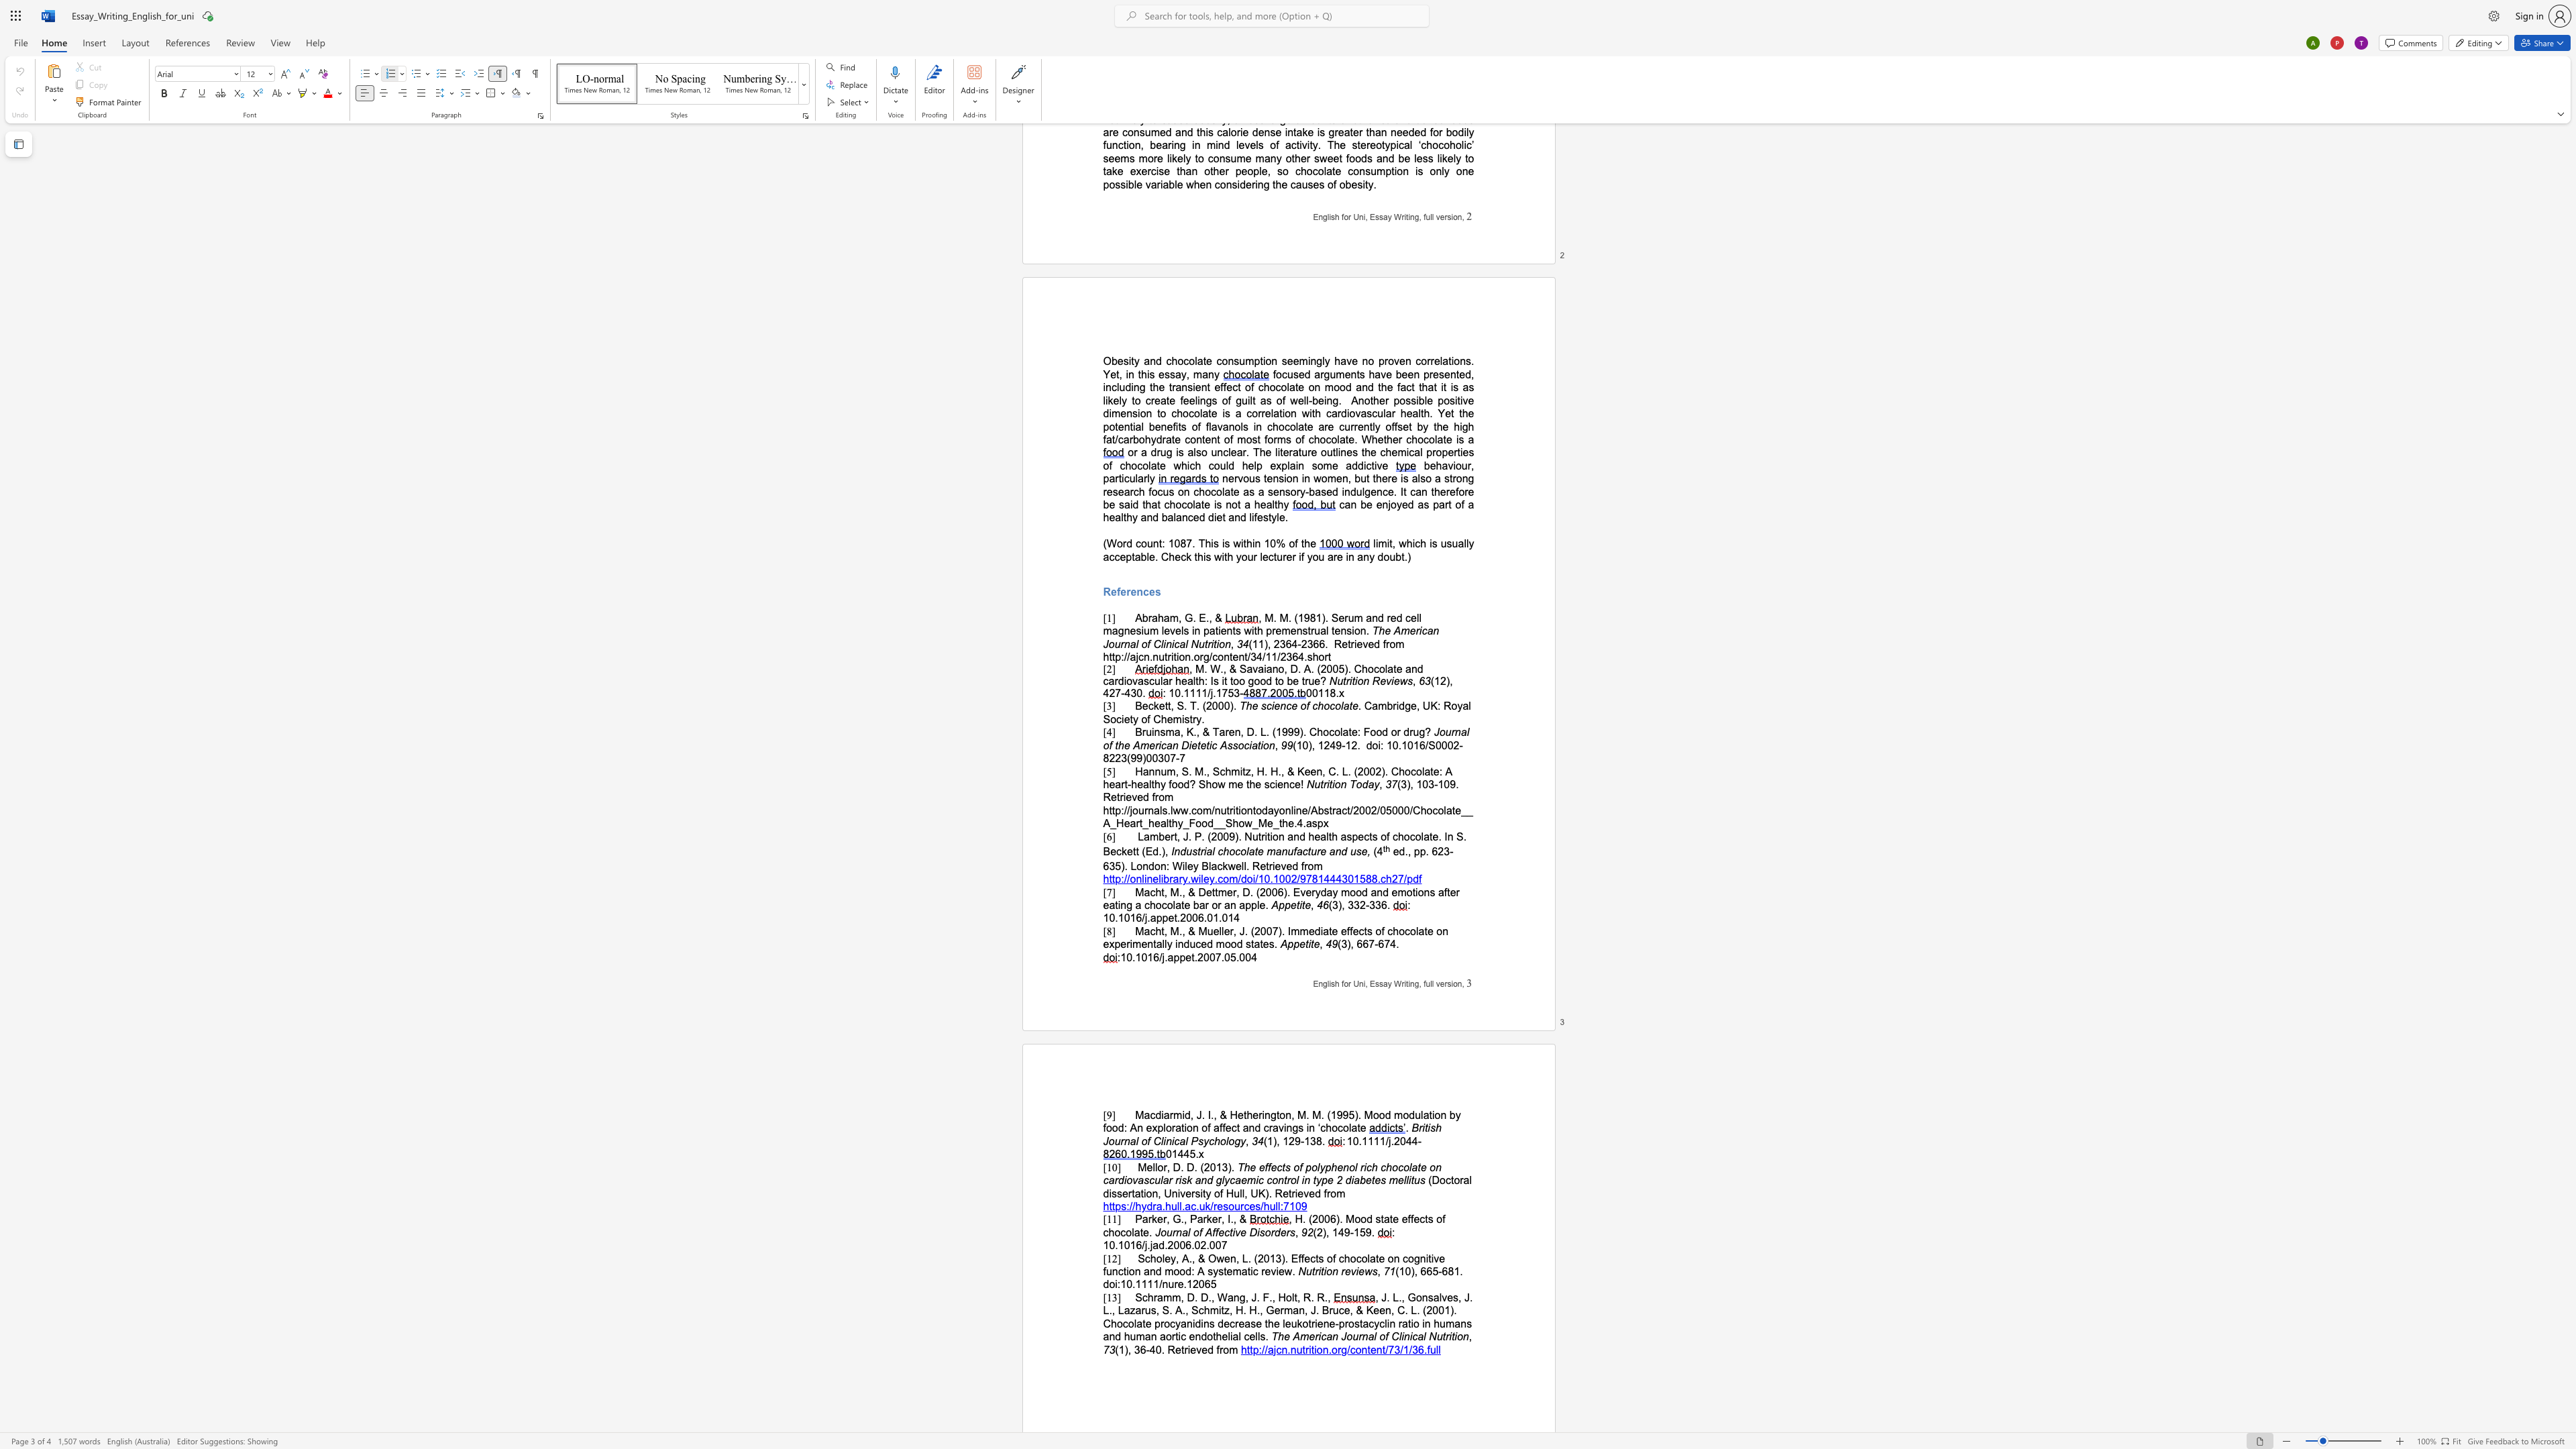 The width and height of the screenshot is (2576, 1449). I want to click on the space between the continuous character "t" and "i" in the text, so click(1269, 836).